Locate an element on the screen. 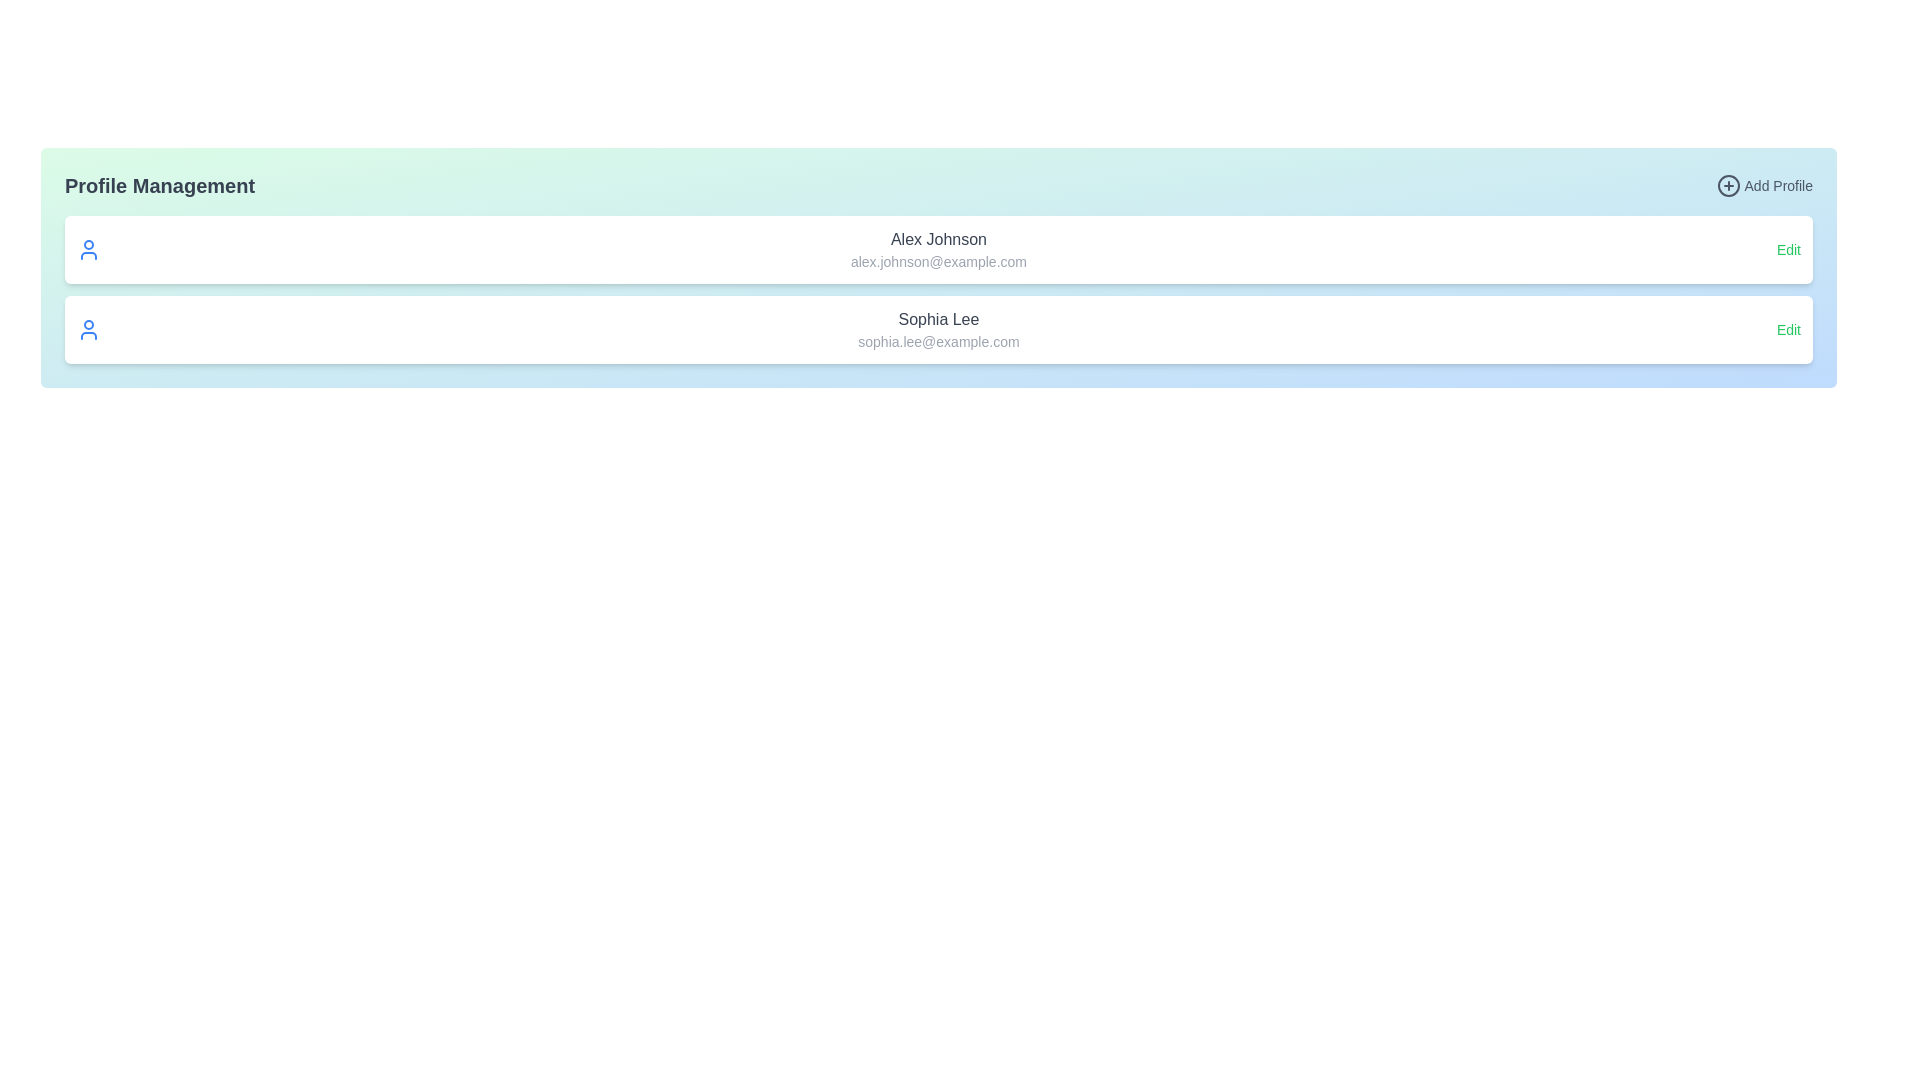 The height and width of the screenshot is (1080, 1920). the decorative circle element within the '+' symbol, which is part of the 'Add Profile' button located at the top right corner of the interface is located at coordinates (1727, 185).